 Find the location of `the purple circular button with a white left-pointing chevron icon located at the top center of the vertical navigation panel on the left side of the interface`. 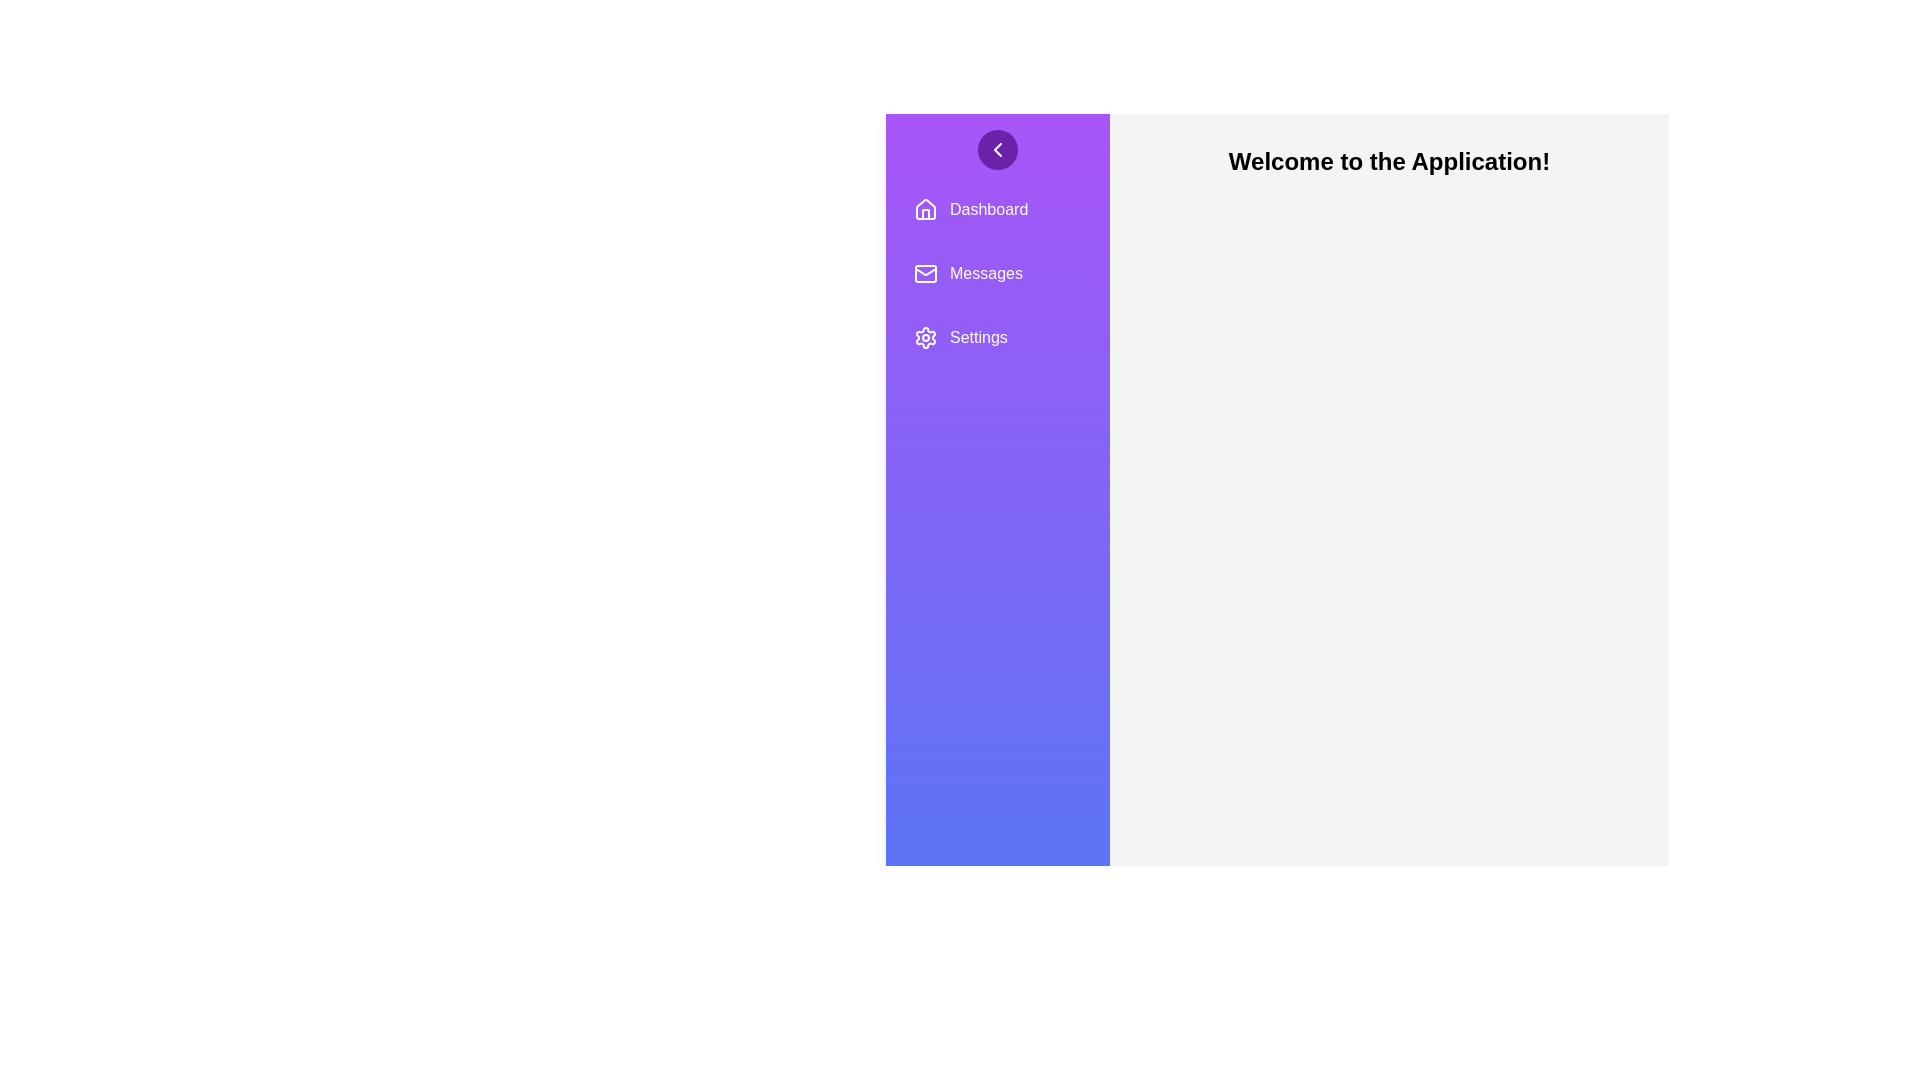

the purple circular button with a white left-pointing chevron icon located at the top center of the vertical navigation panel on the left side of the interface is located at coordinates (998, 149).